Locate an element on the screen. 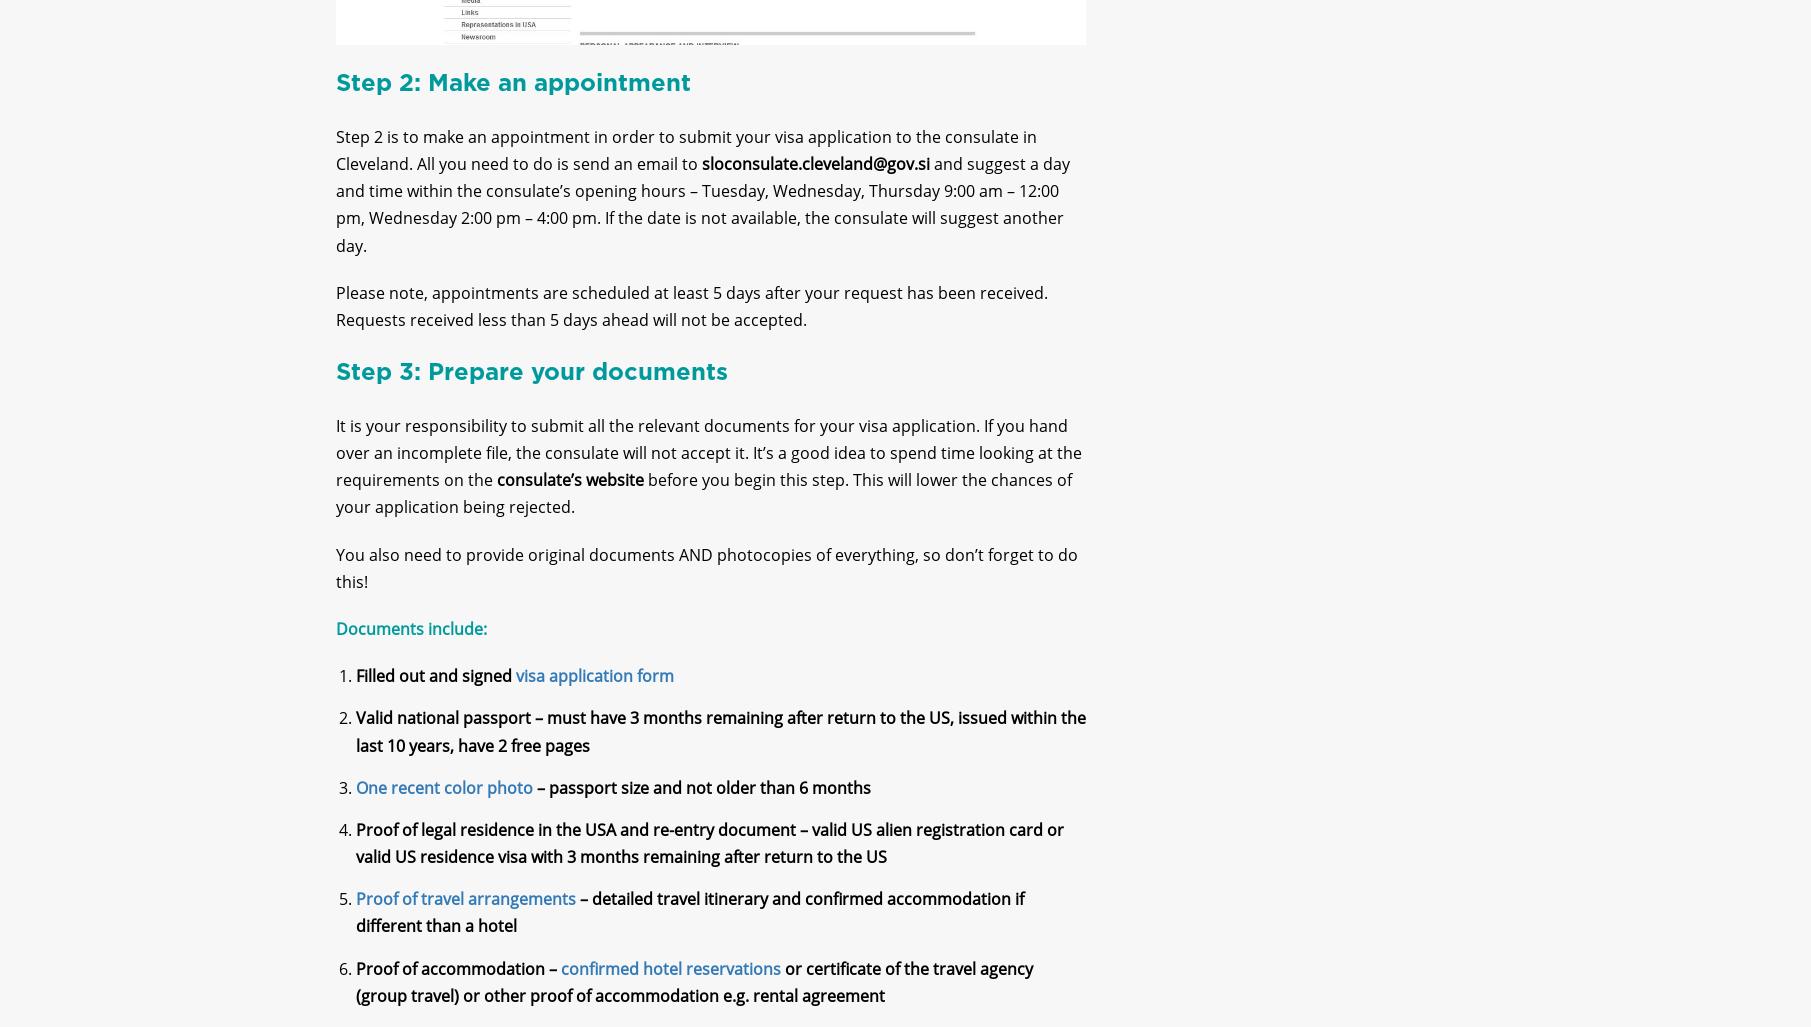 This screenshot has height=1027, width=1811. 'visa application form' is located at coordinates (593, 693).